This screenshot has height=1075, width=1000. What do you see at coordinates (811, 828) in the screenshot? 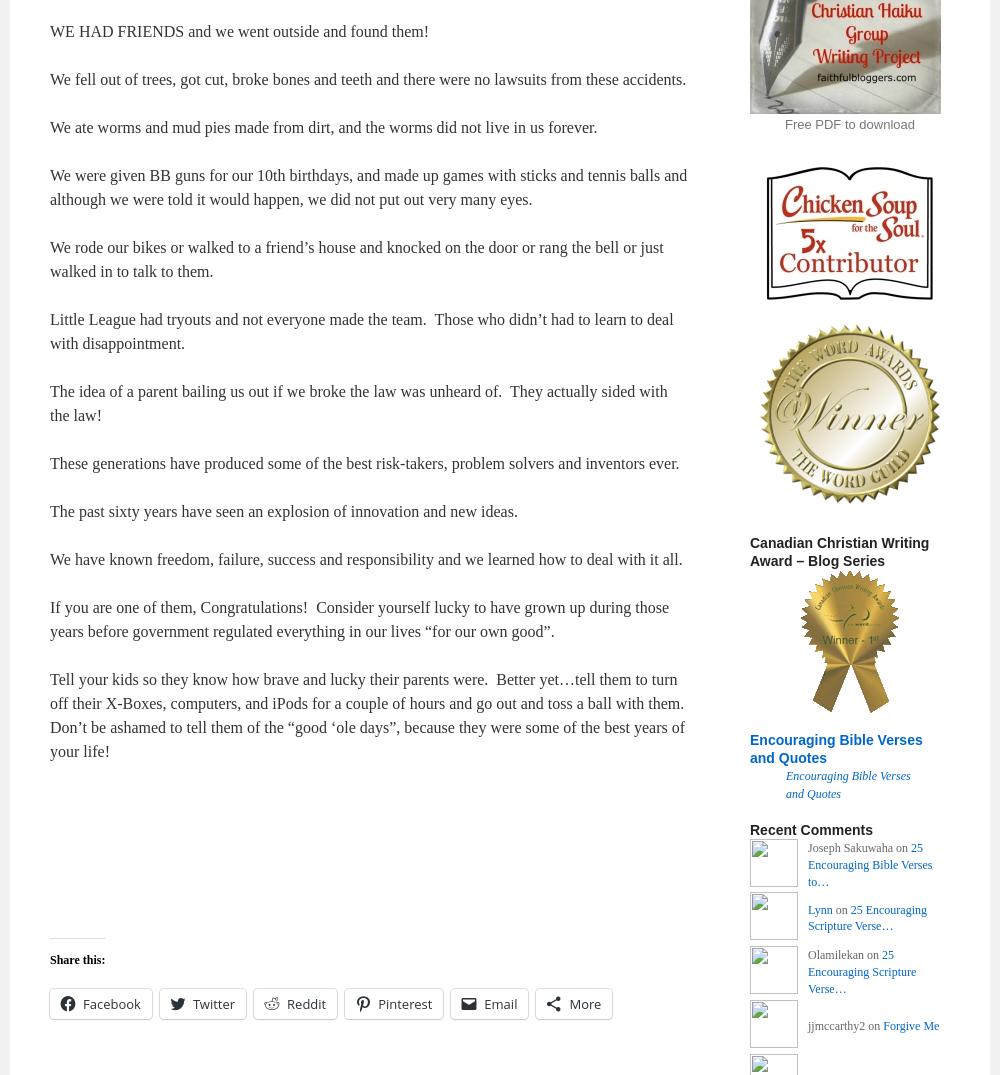
I see `'Recent Comments'` at bounding box center [811, 828].